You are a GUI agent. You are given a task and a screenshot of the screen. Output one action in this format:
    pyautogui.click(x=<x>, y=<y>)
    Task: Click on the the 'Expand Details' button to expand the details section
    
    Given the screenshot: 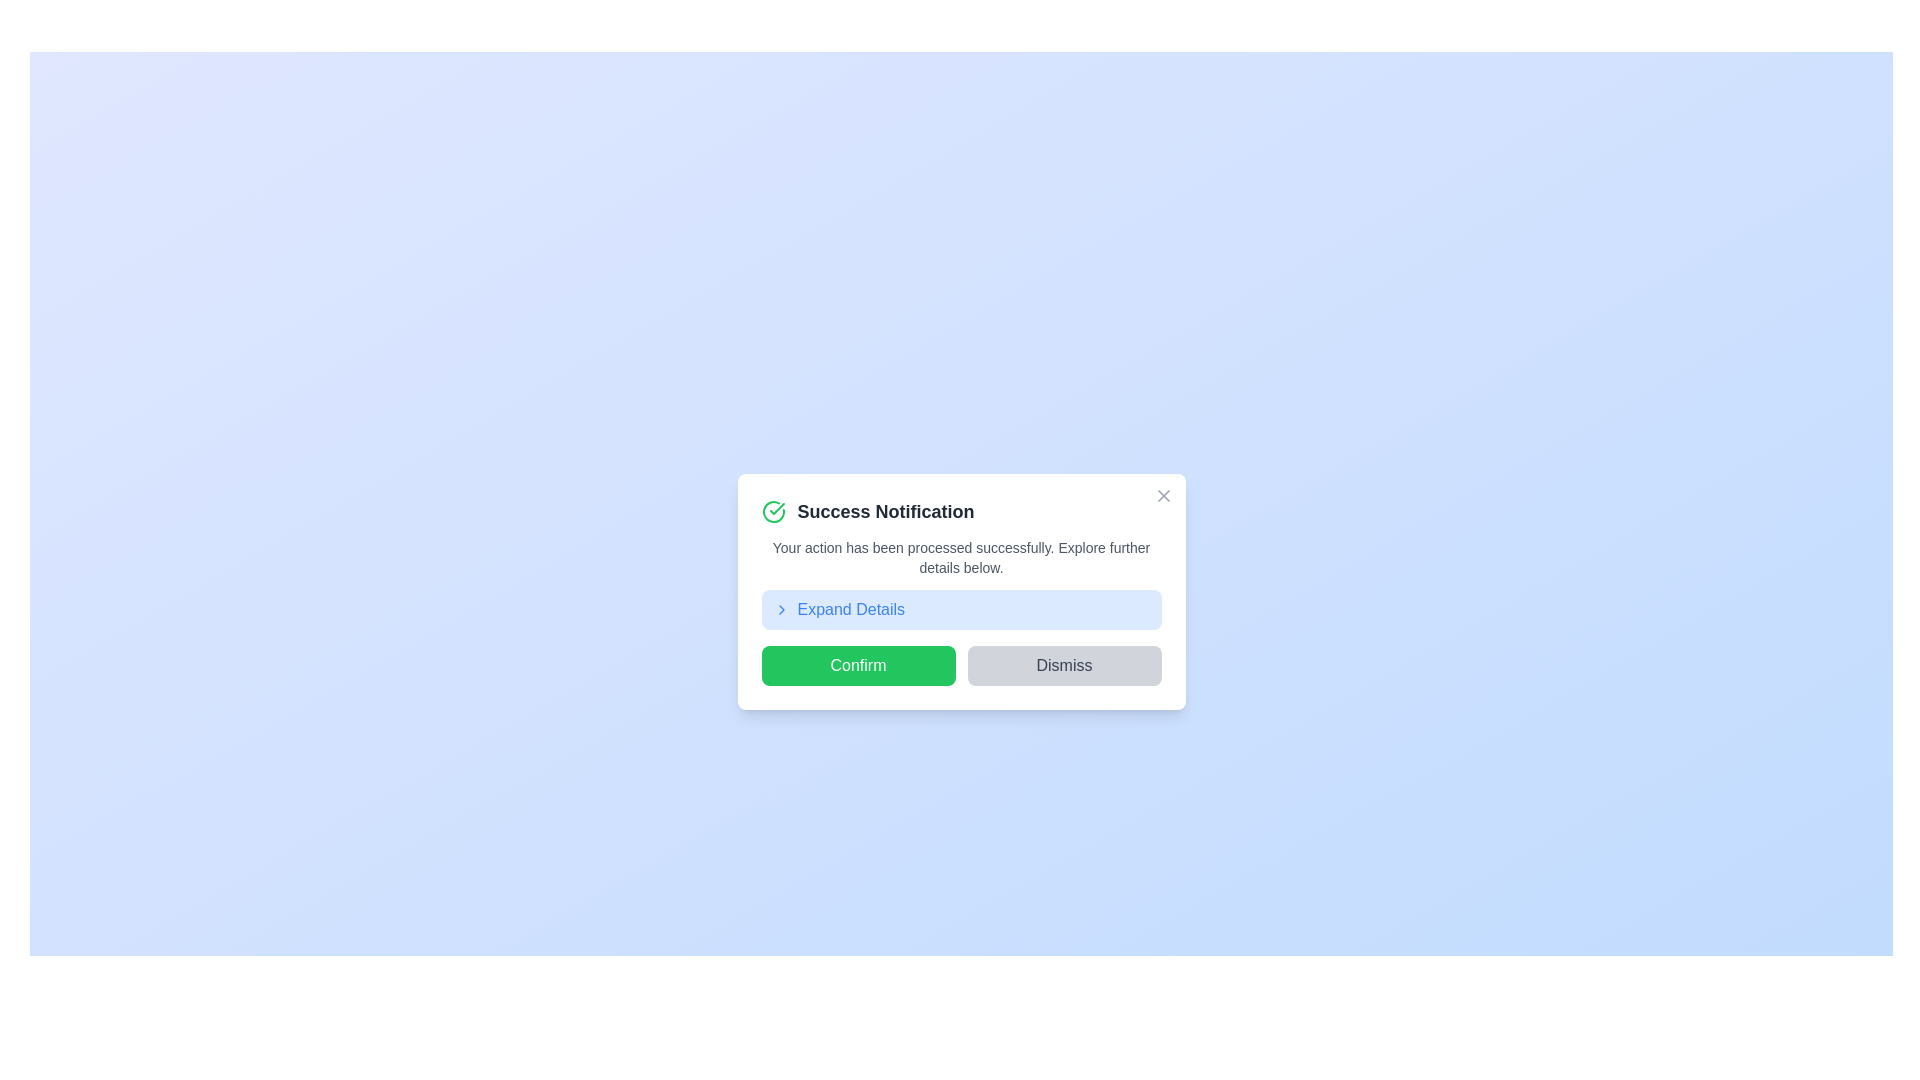 What is the action you would take?
    pyautogui.click(x=961, y=608)
    